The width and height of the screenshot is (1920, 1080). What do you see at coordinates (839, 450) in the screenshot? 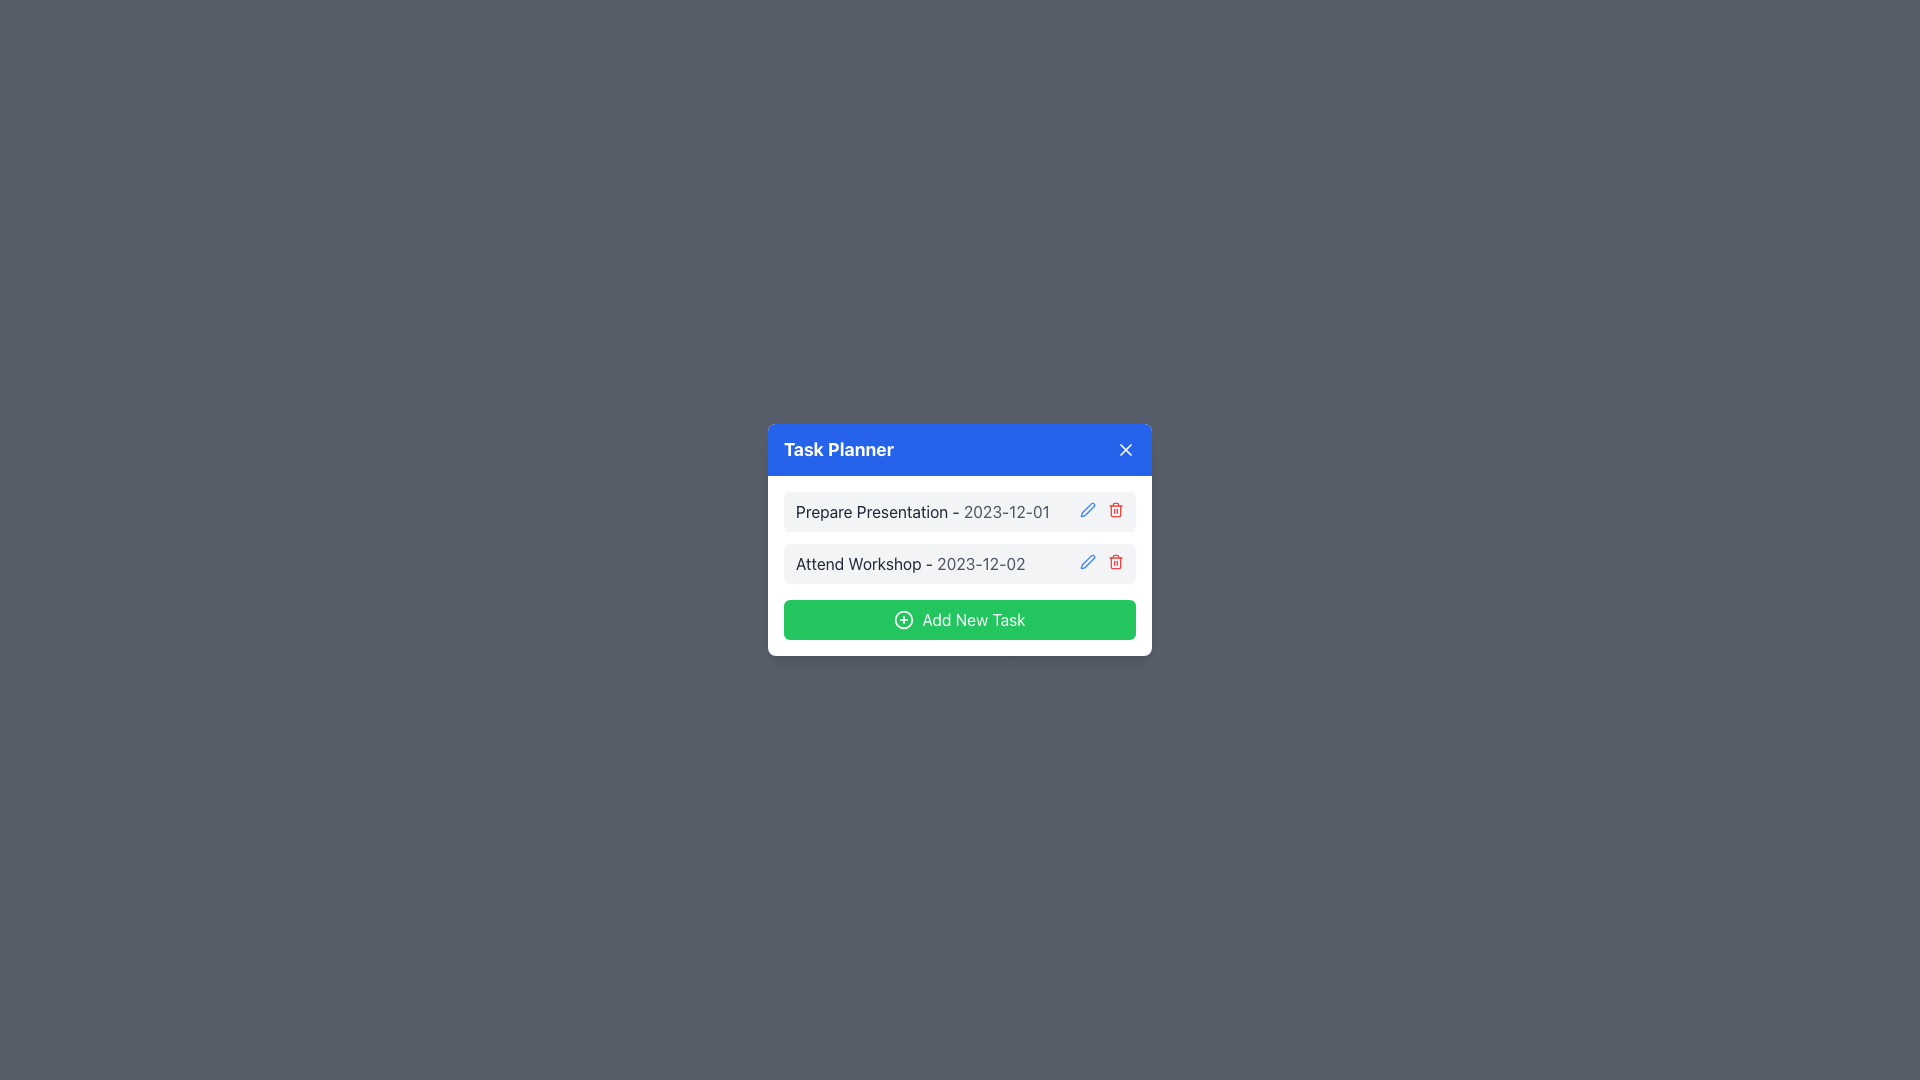
I see `the text label at the top of the popup box that indicates the purpose of the task planner interface` at bounding box center [839, 450].